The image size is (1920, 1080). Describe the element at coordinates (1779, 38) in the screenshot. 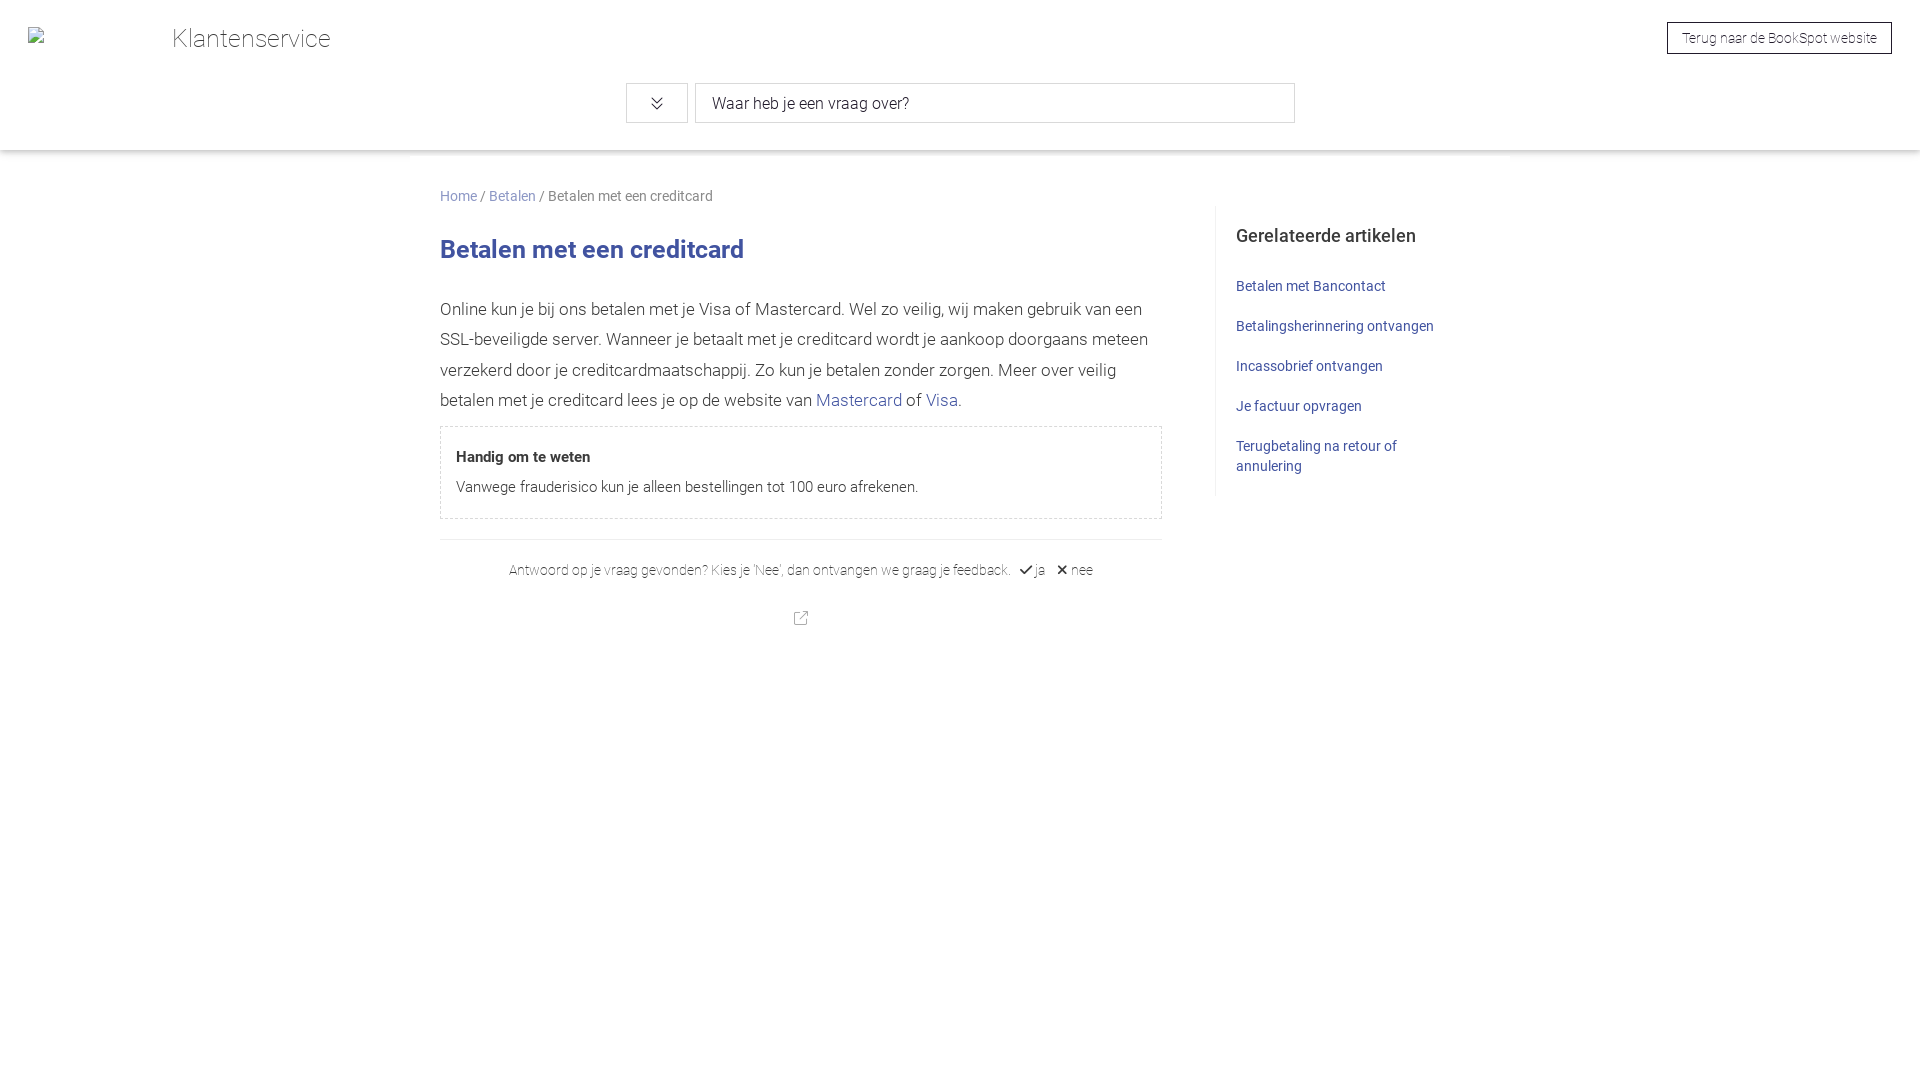

I see `'Terug naar de BookSpot website'` at that location.